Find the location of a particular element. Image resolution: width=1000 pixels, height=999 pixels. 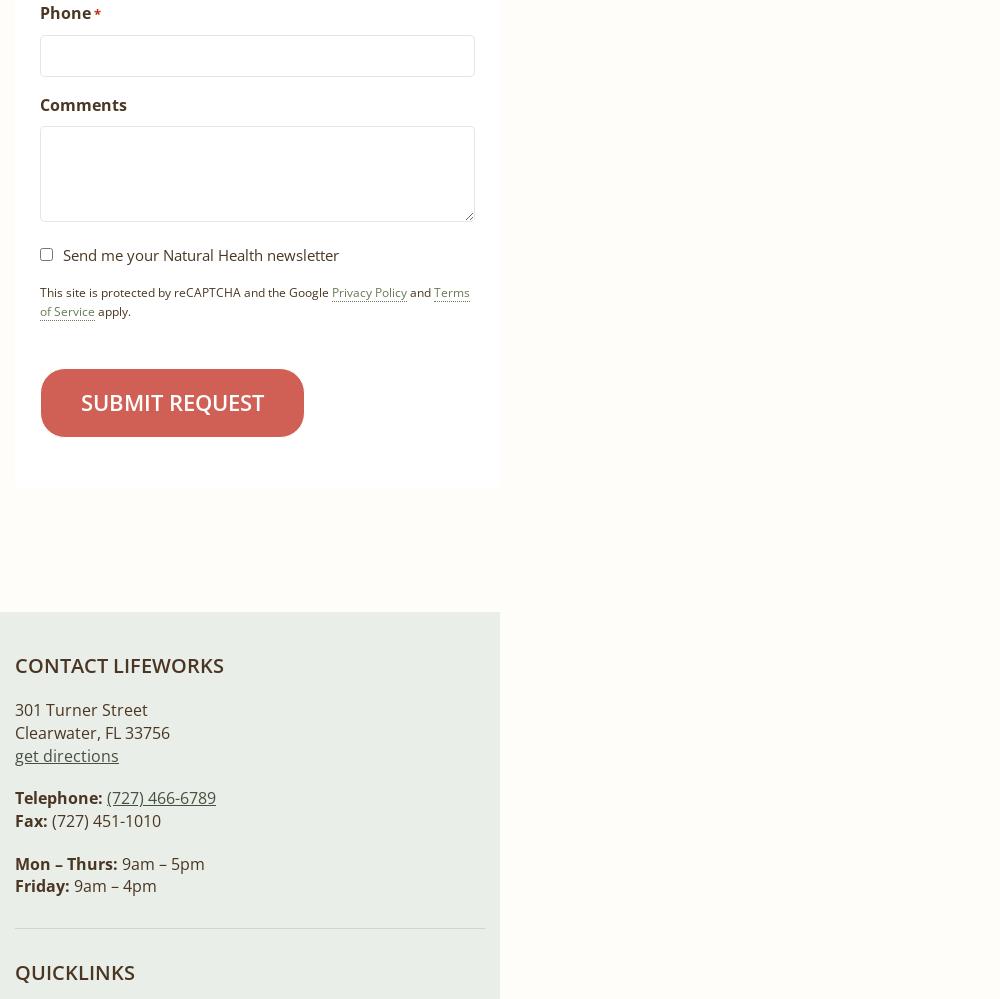

'Privacy Policy' is located at coordinates (368, 291).